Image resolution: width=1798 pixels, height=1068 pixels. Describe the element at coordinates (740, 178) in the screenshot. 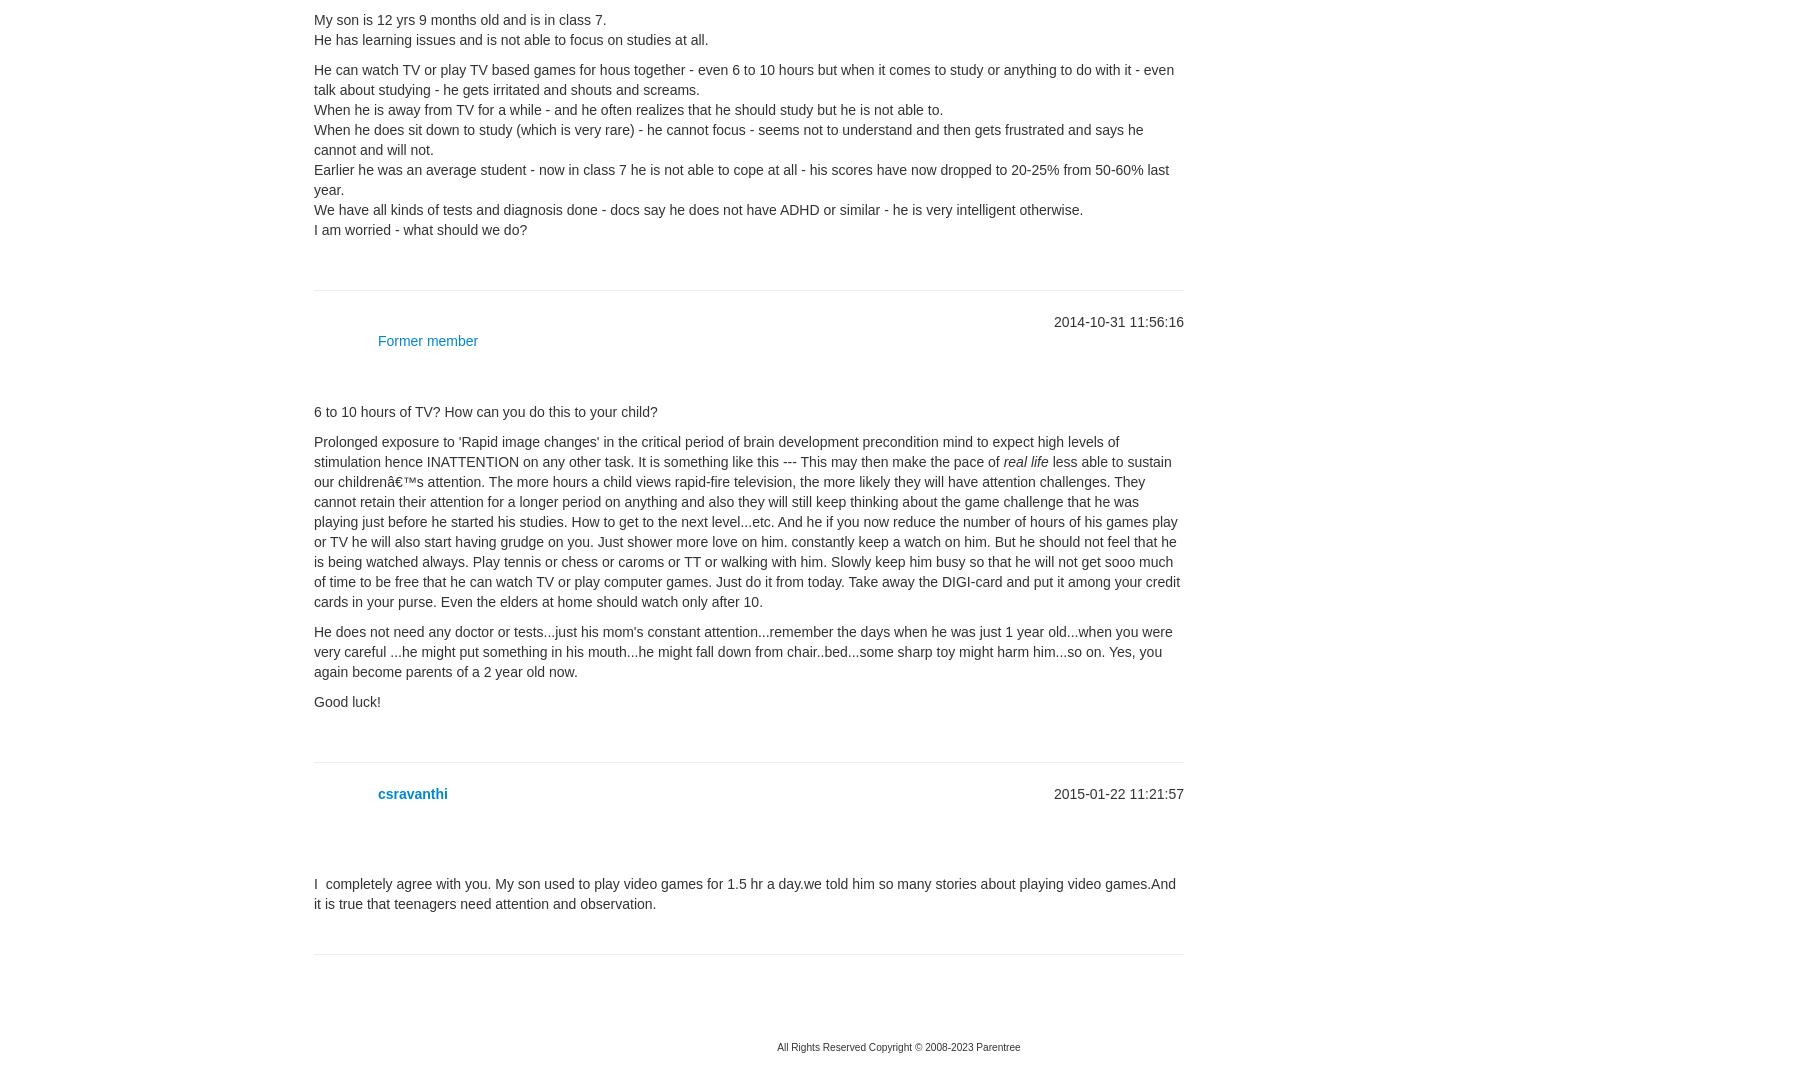

I see `'Earlier he was an average student - now in class 7 he is not able to cope at all - his scores have now dropped to 20-25% from 50-60% last year.'` at that location.